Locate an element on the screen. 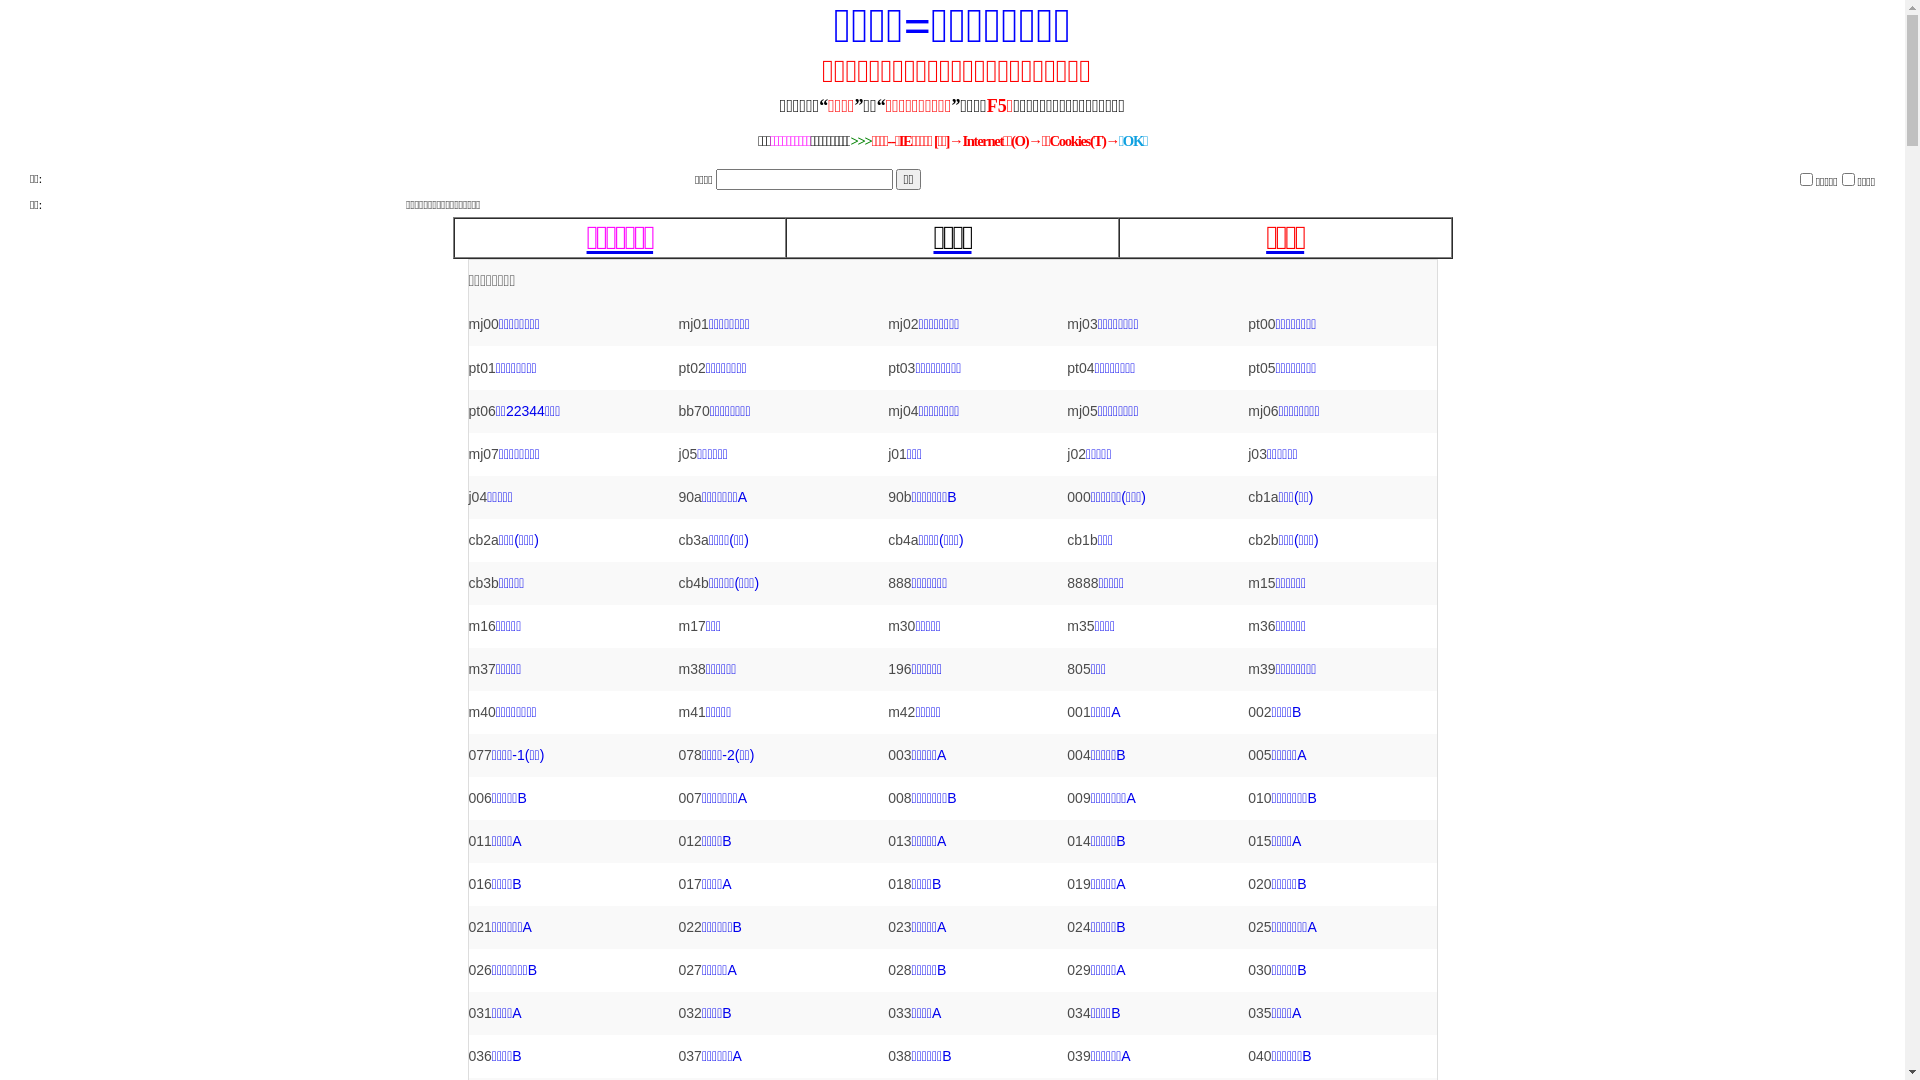  '019' is located at coordinates (1077, 882).